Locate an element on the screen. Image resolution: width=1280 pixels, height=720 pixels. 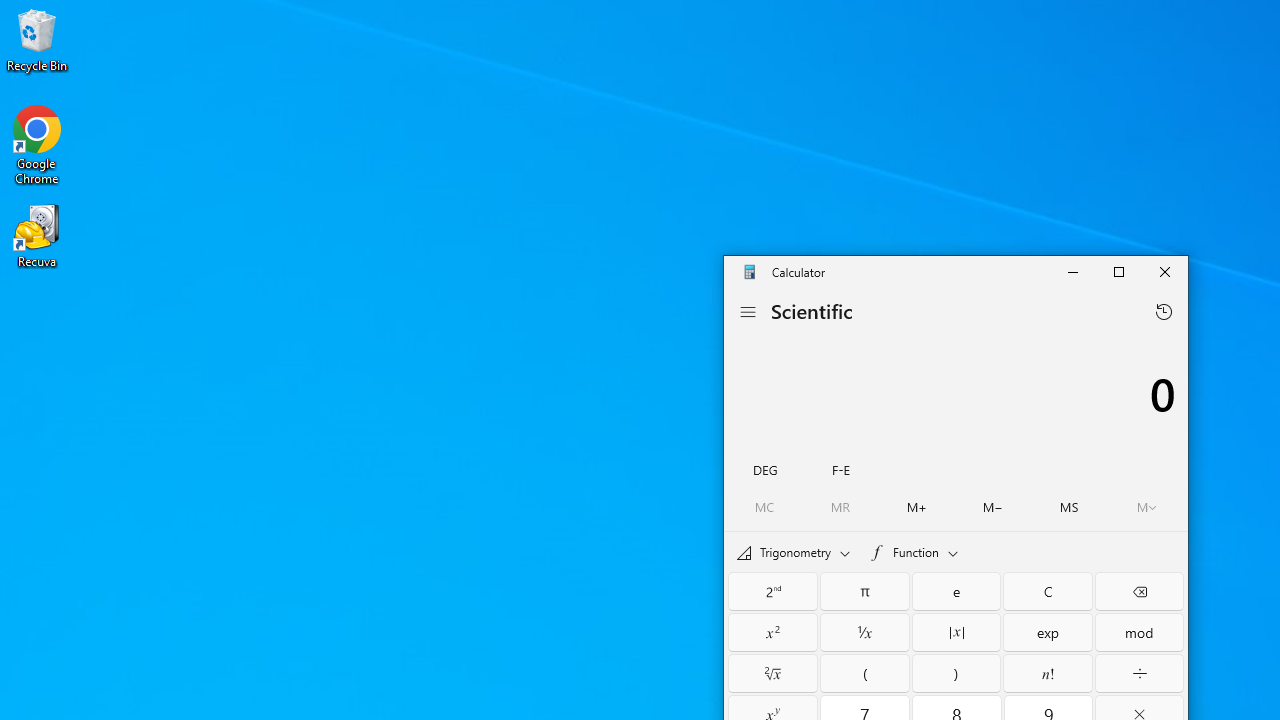
'Functions' is located at coordinates (912, 551).